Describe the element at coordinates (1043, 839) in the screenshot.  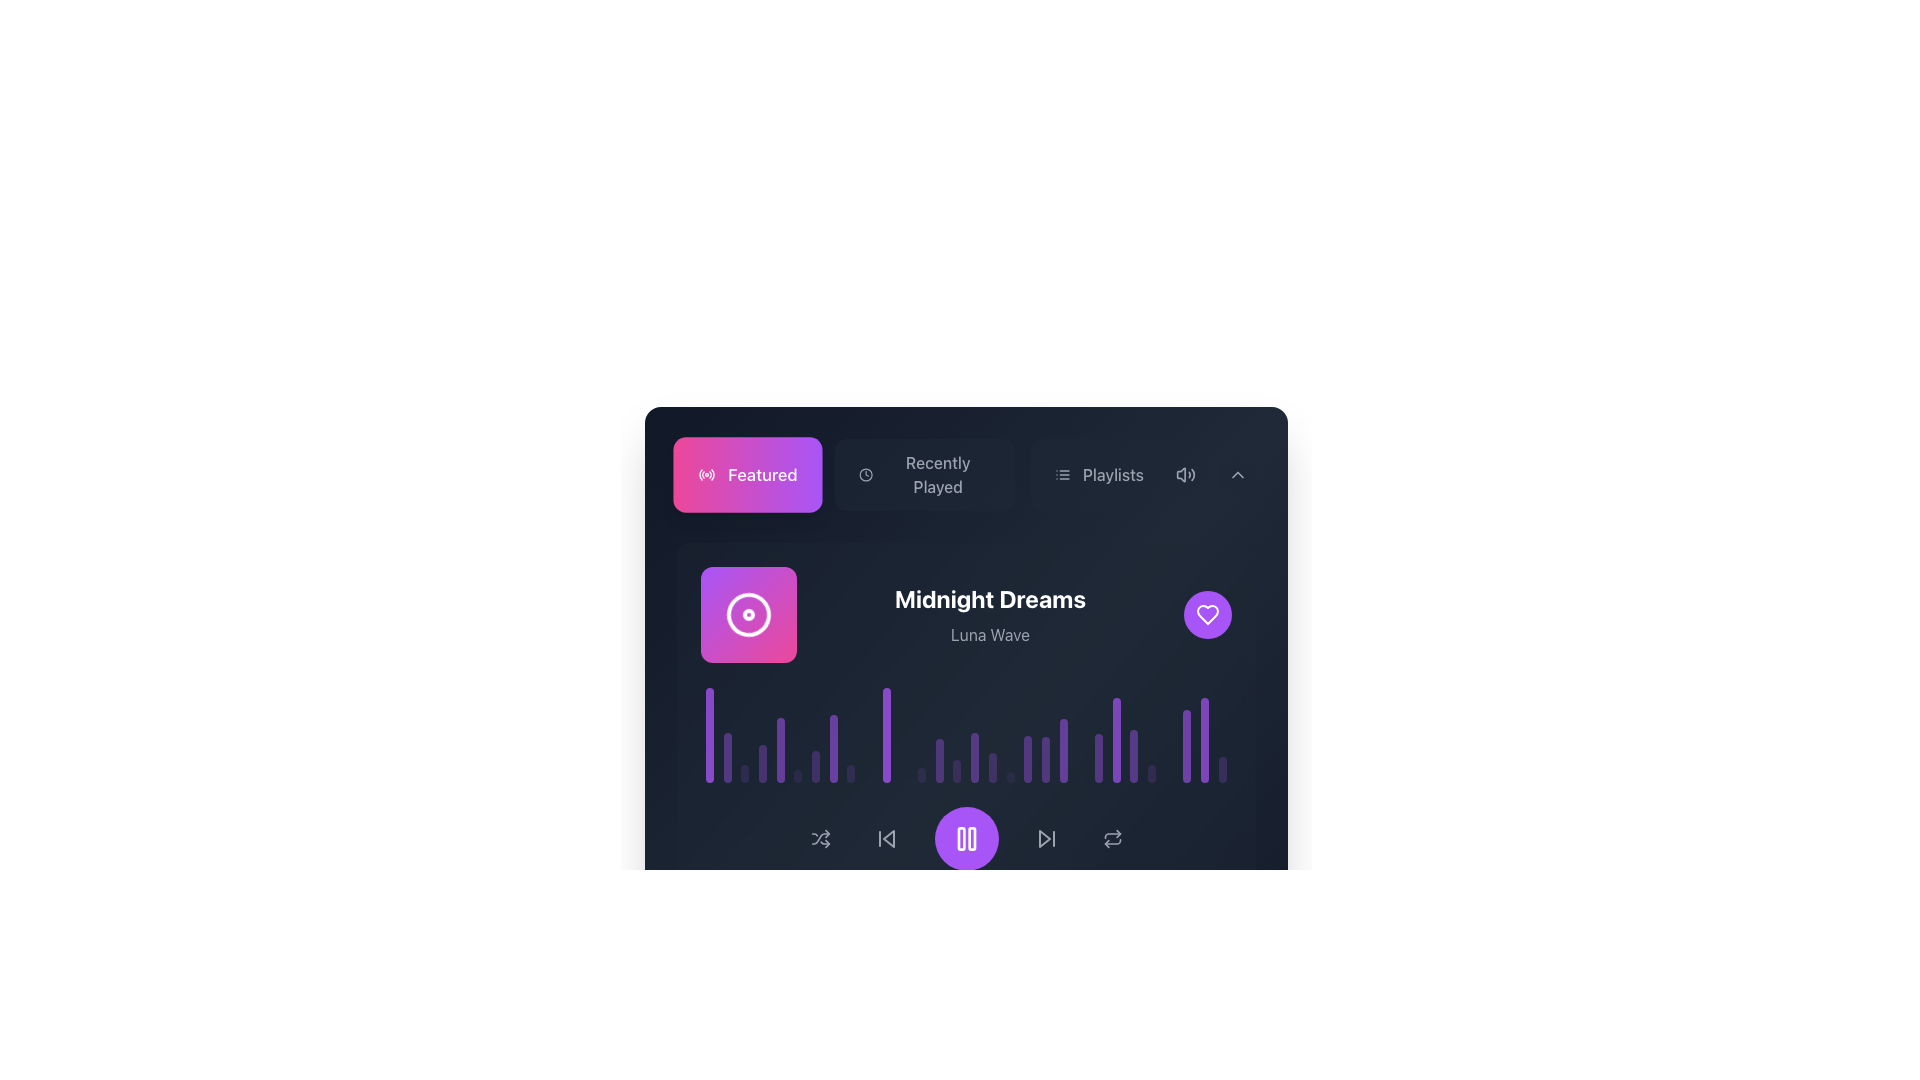
I see `the triangle icon representing skip-forward functionality, located in the lower control section of the interface, positioned near the bottom-right corner adjacent to a vertical line` at that location.